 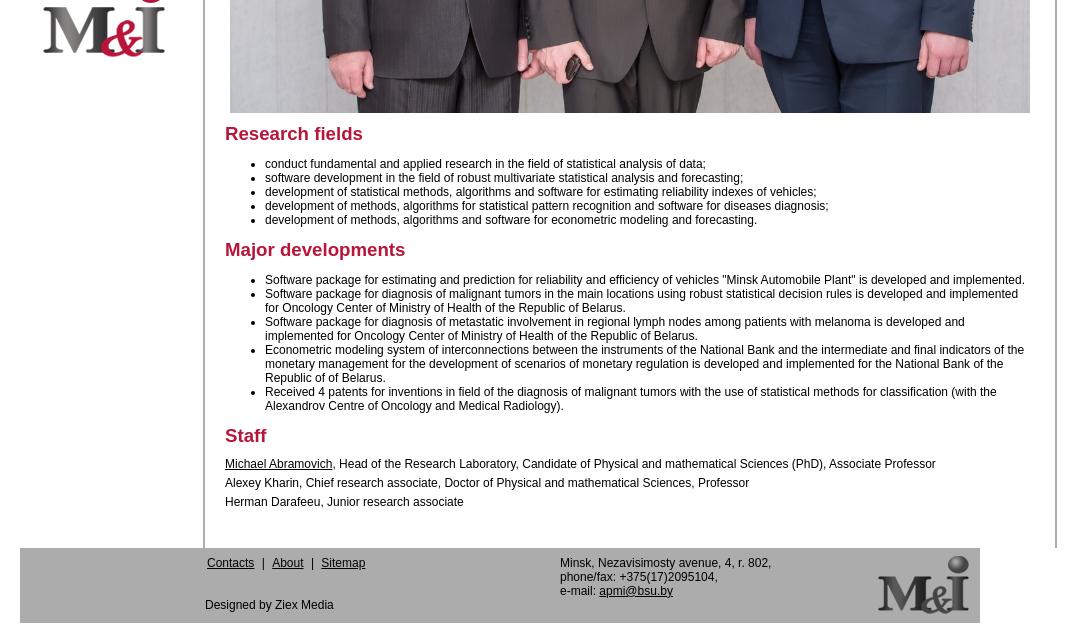 What do you see at coordinates (637, 575) in the screenshot?
I see `'phone/fax: +375(17)2095104,'` at bounding box center [637, 575].